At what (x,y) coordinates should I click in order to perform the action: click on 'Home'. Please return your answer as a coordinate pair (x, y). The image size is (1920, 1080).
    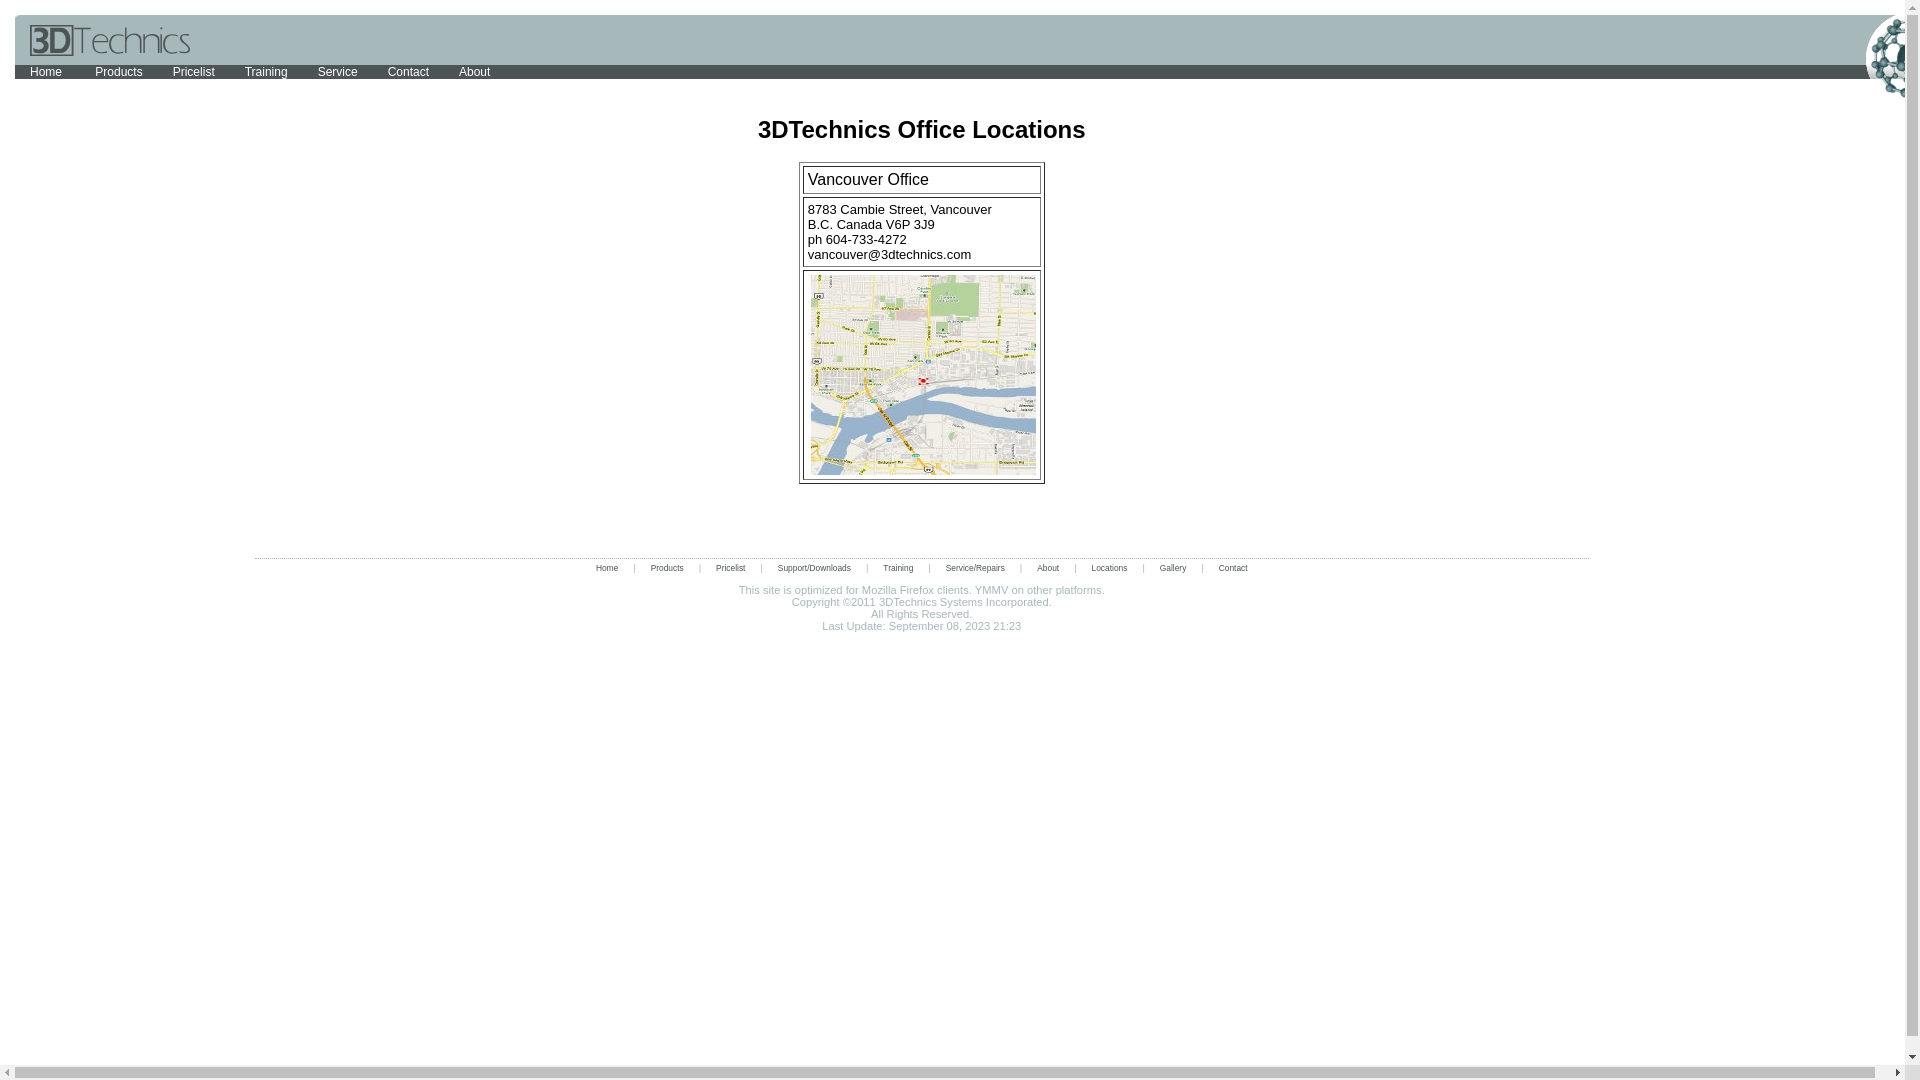
    Looking at the image, I should click on (605, 567).